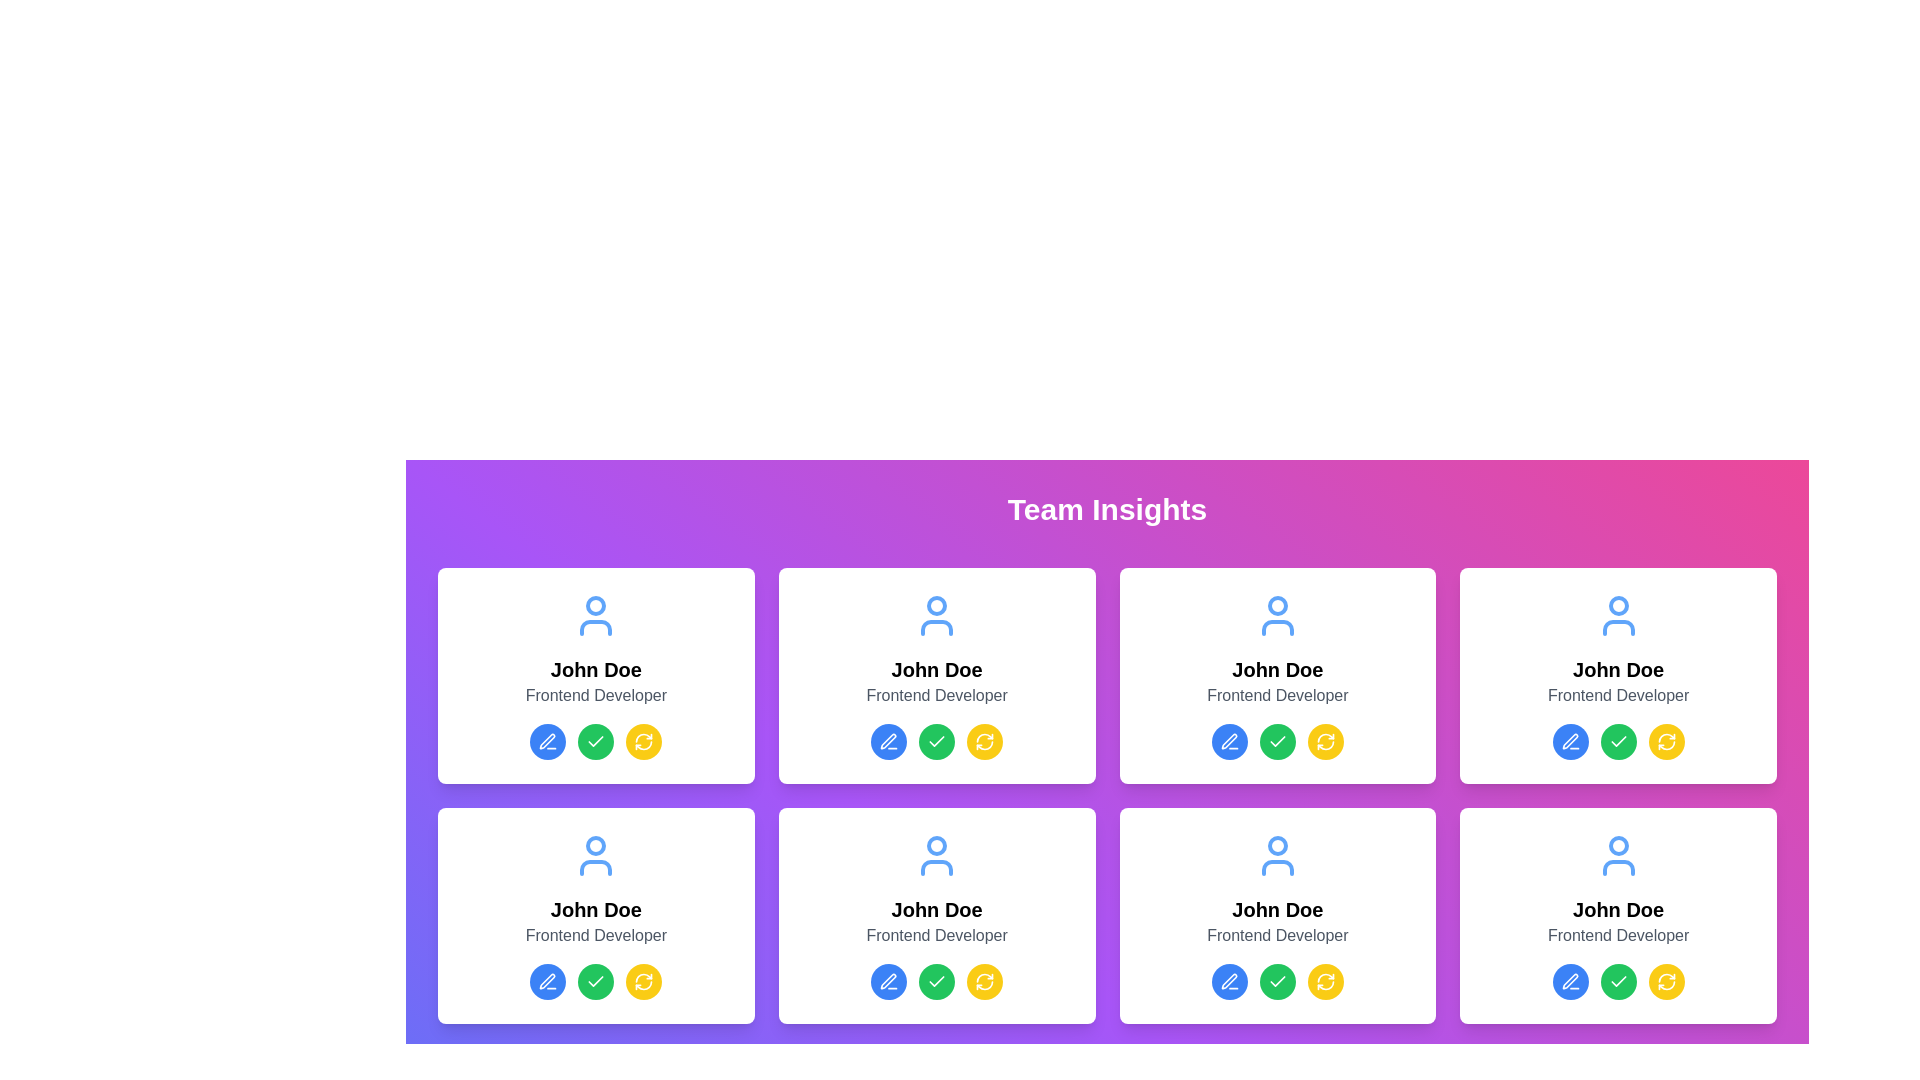  Describe the element at coordinates (1618, 741) in the screenshot. I see `the check mark icon, which is a thin green outline on a white background, located below the user's job title text in the second row and second column of the grid layout` at that location.